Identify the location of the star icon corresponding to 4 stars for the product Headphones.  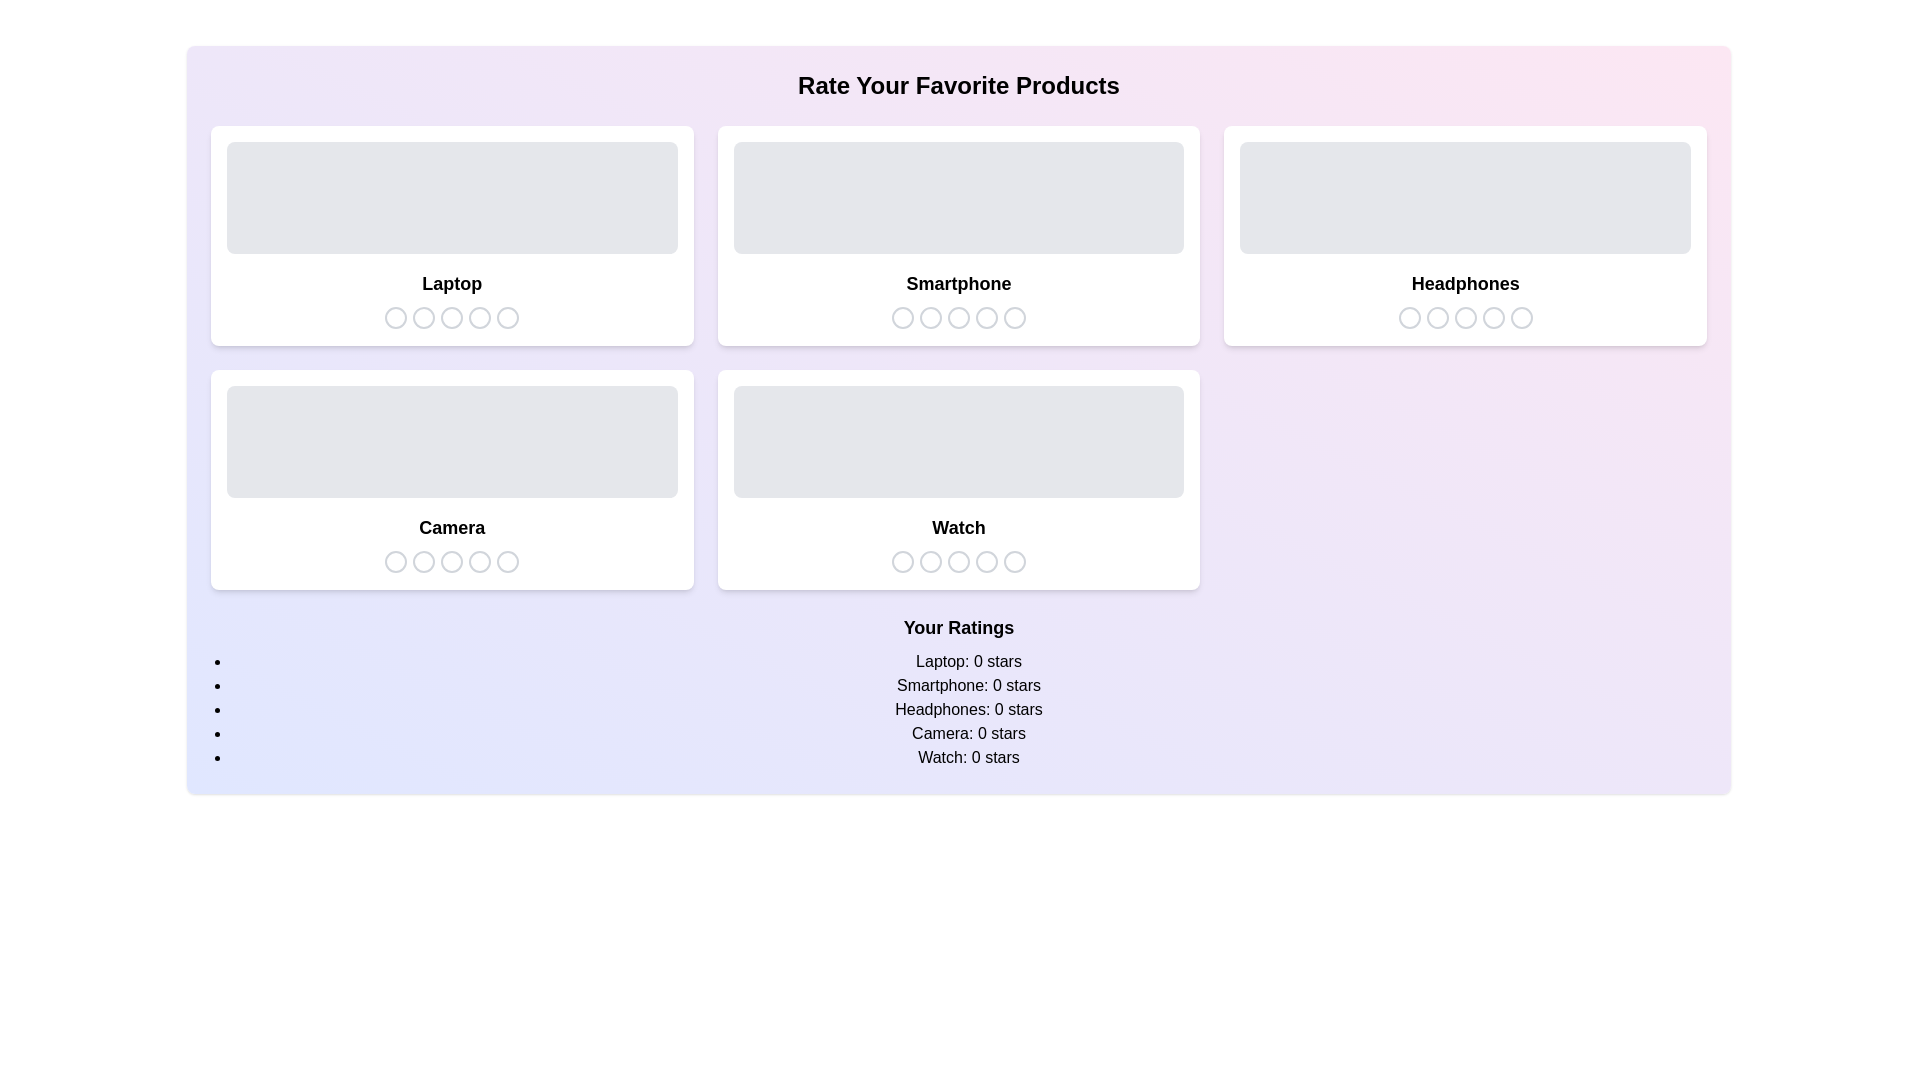
(1492, 316).